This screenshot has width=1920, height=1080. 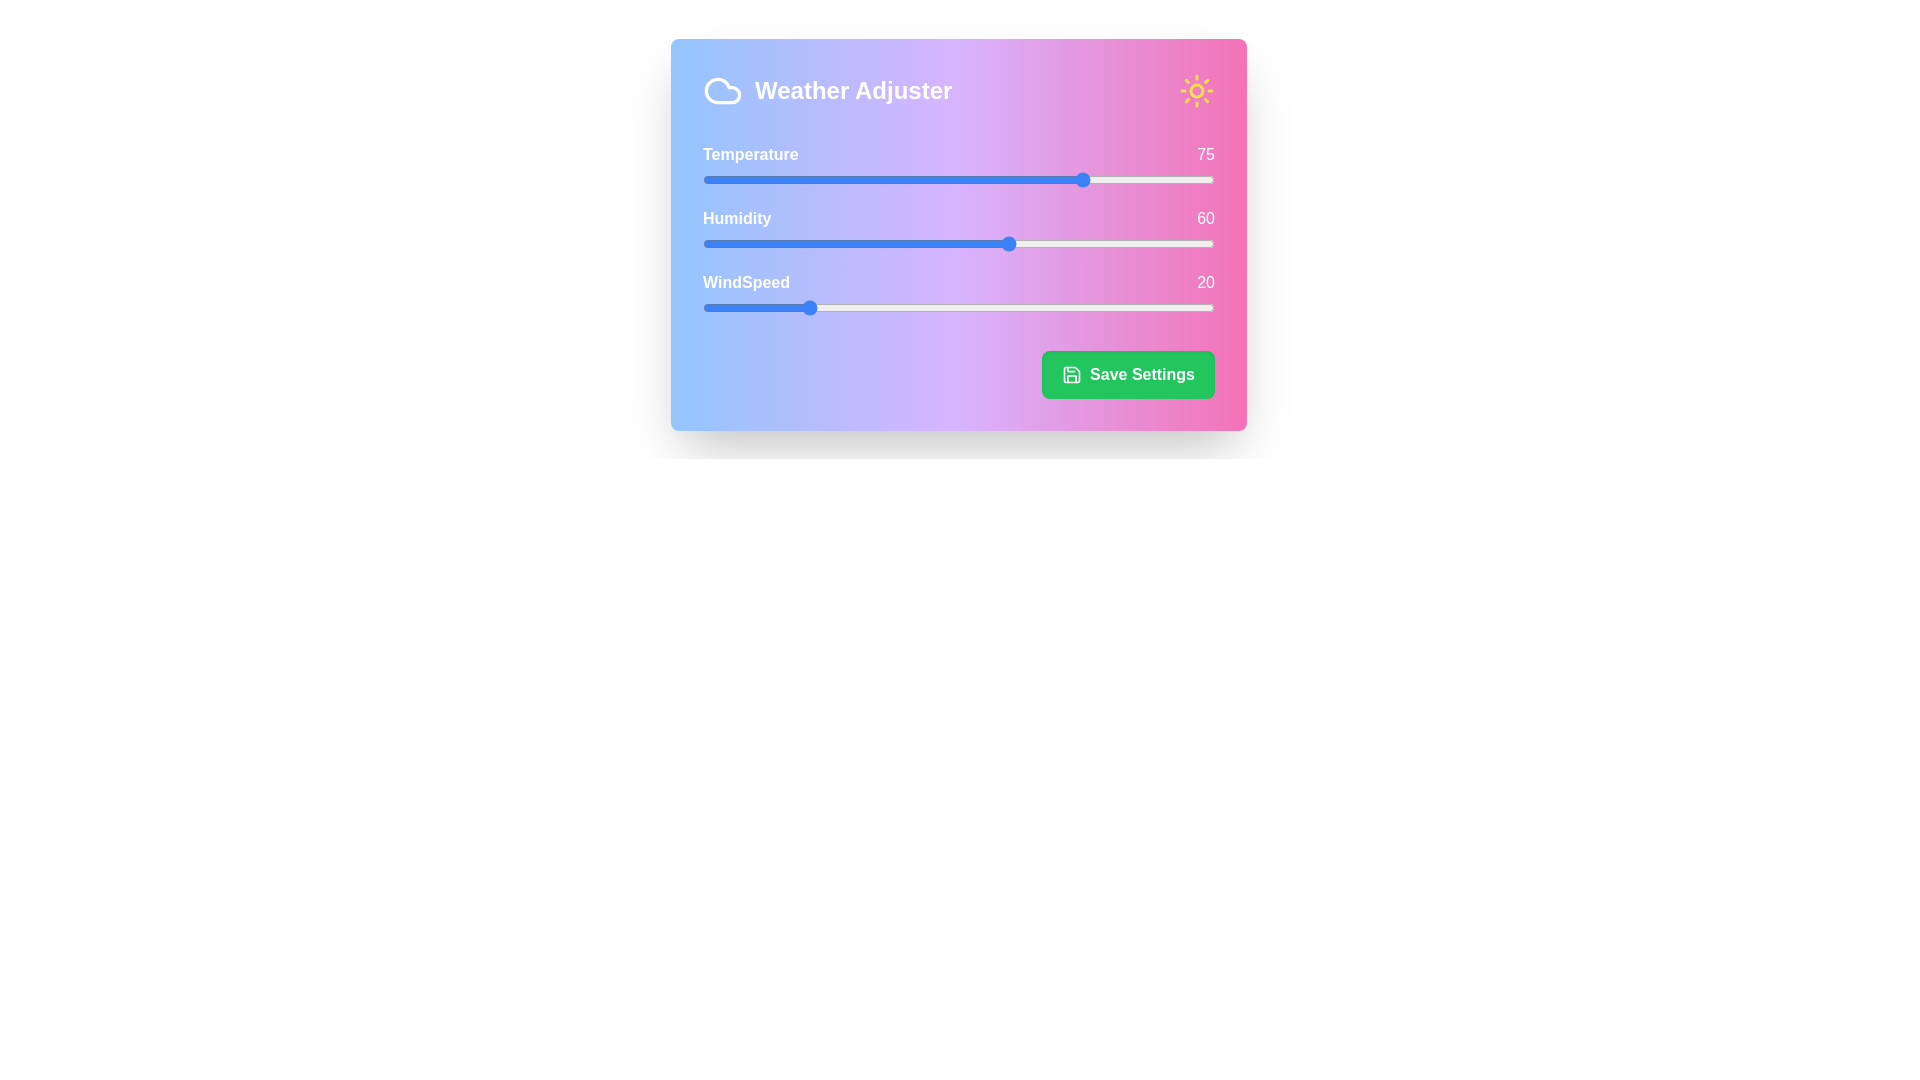 What do you see at coordinates (1111, 308) in the screenshot?
I see `the wind speed` at bounding box center [1111, 308].